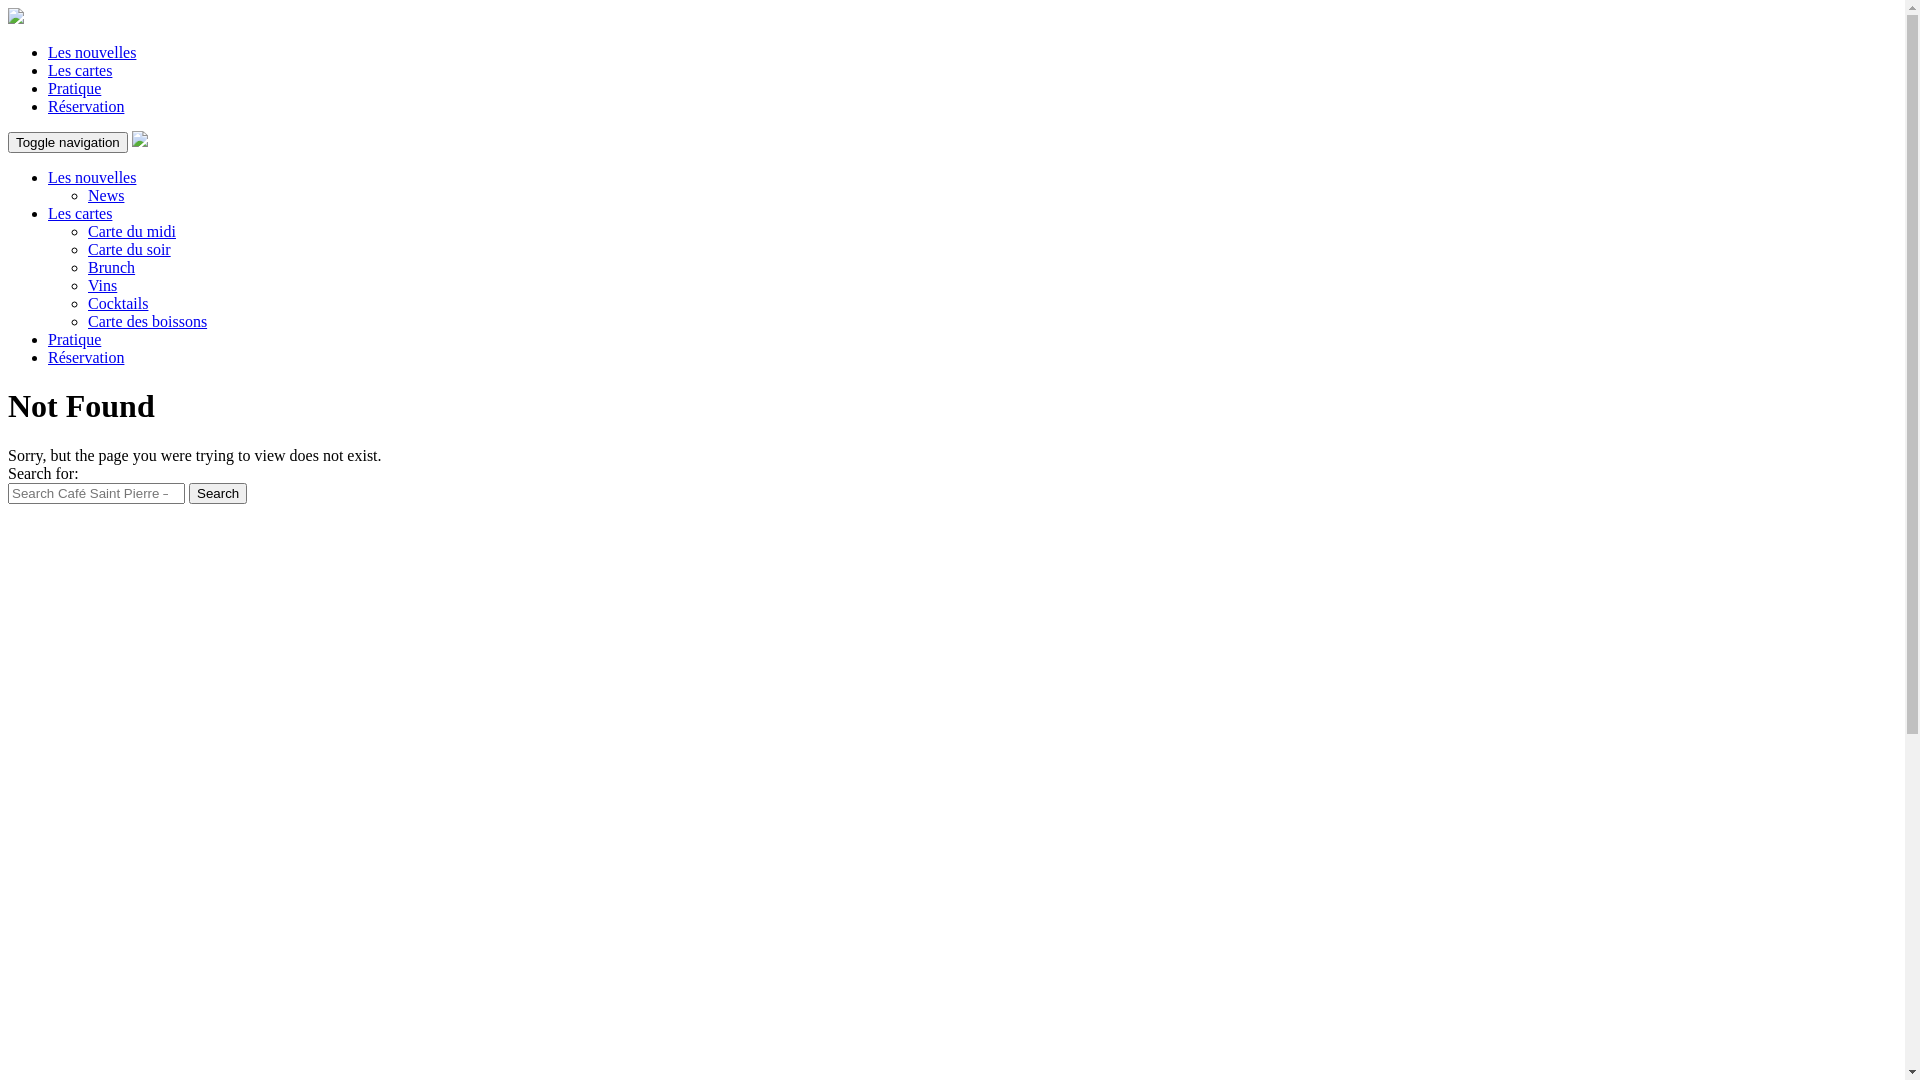  Describe the element at coordinates (80, 213) in the screenshot. I see `'Les cartes'` at that location.